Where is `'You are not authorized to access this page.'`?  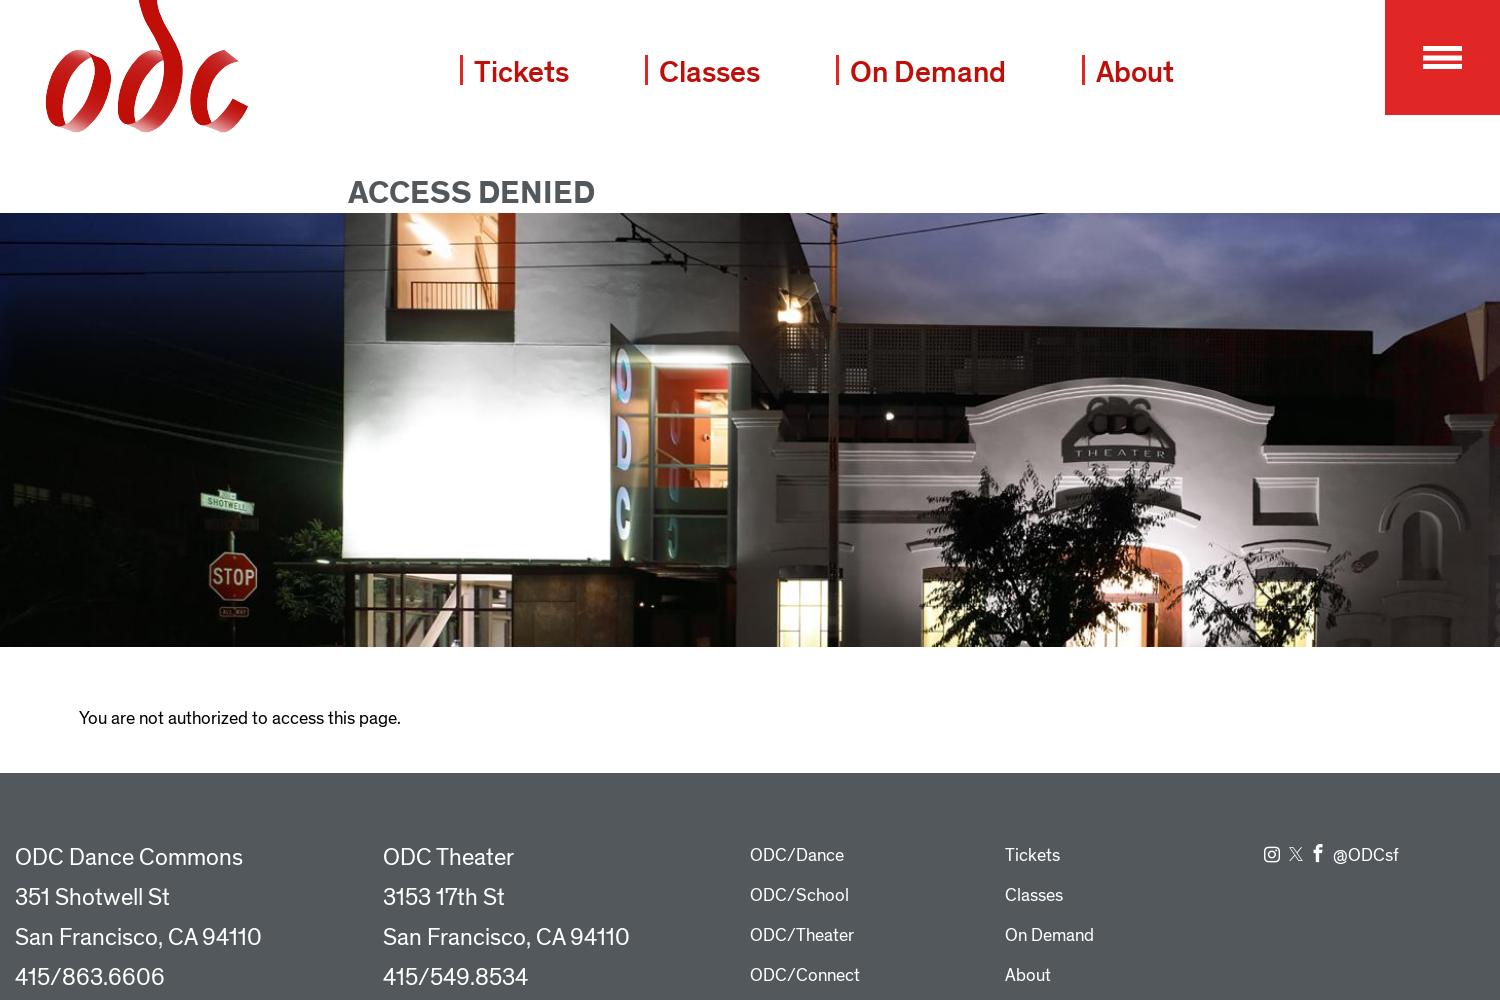 'You are not authorized to access this page.' is located at coordinates (237, 716).